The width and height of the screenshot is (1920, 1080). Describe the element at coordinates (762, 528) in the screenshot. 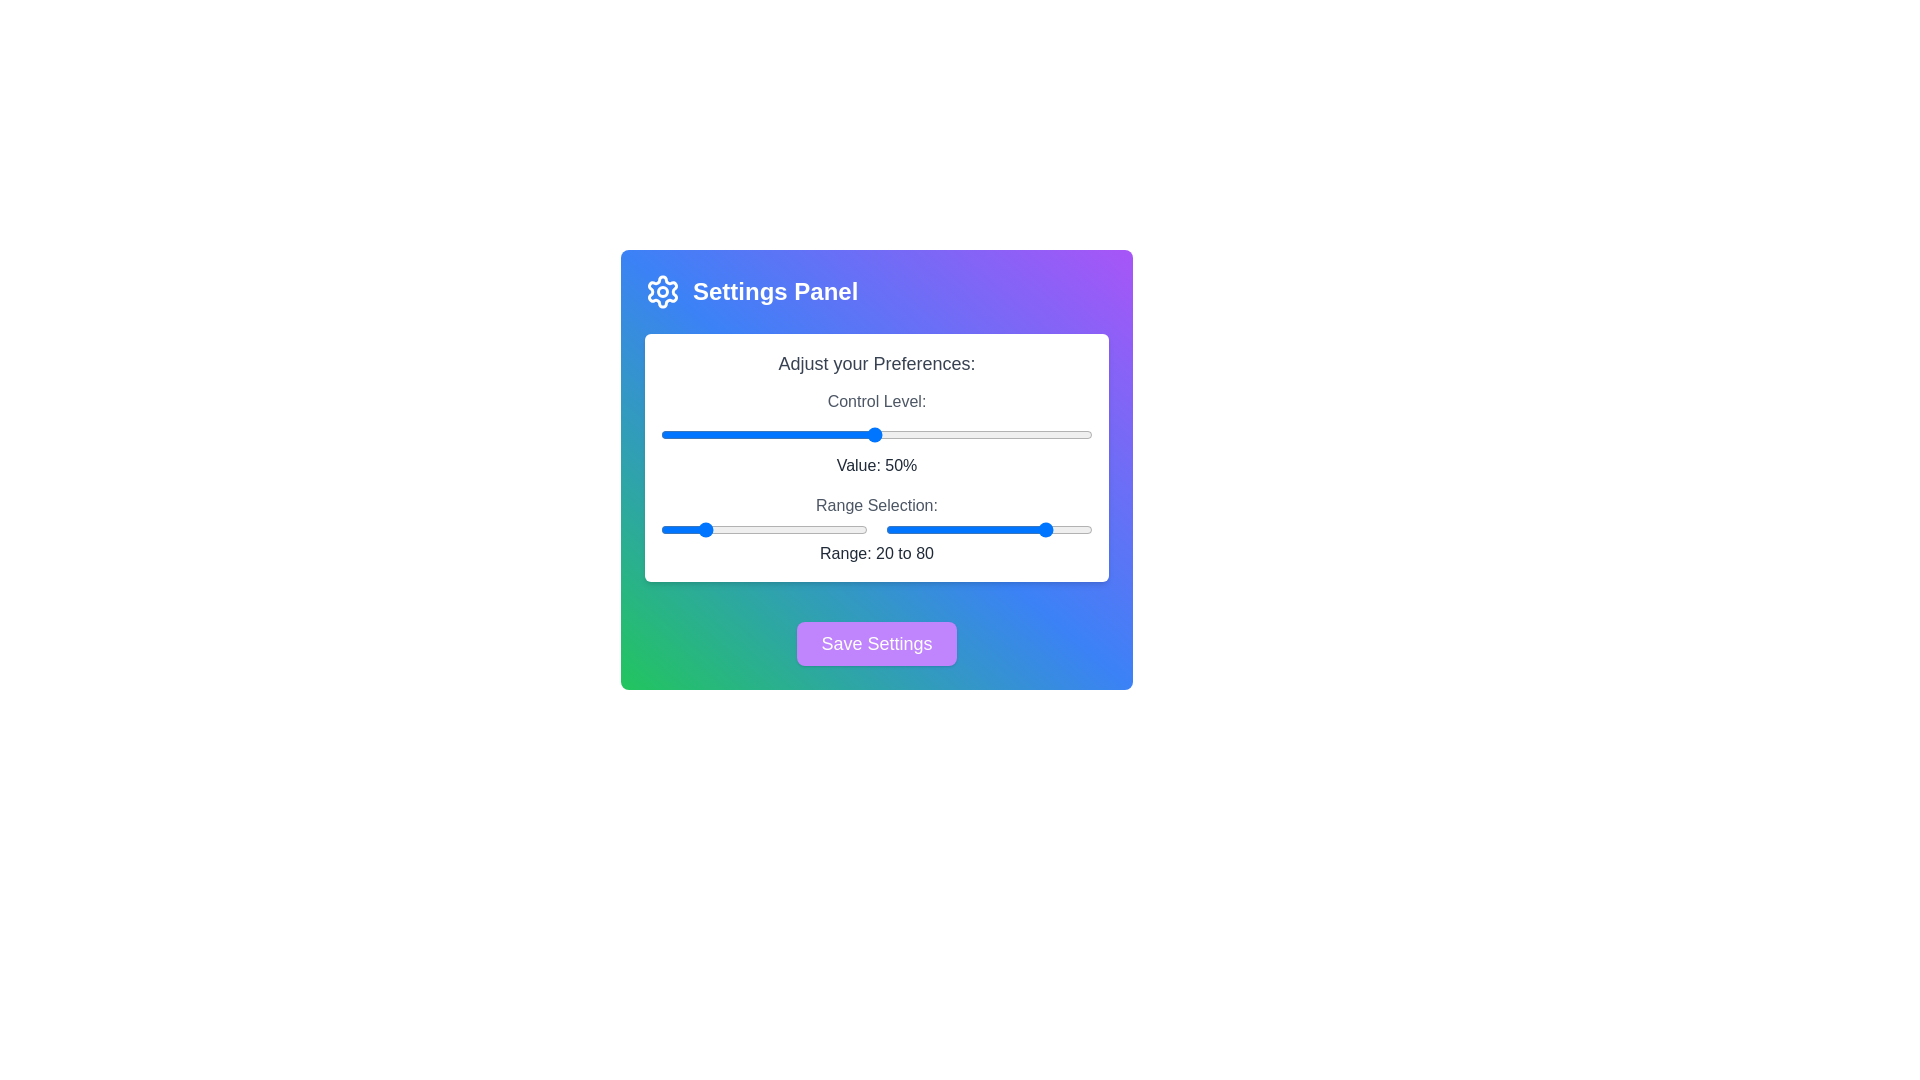

I see `the slider` at that location.